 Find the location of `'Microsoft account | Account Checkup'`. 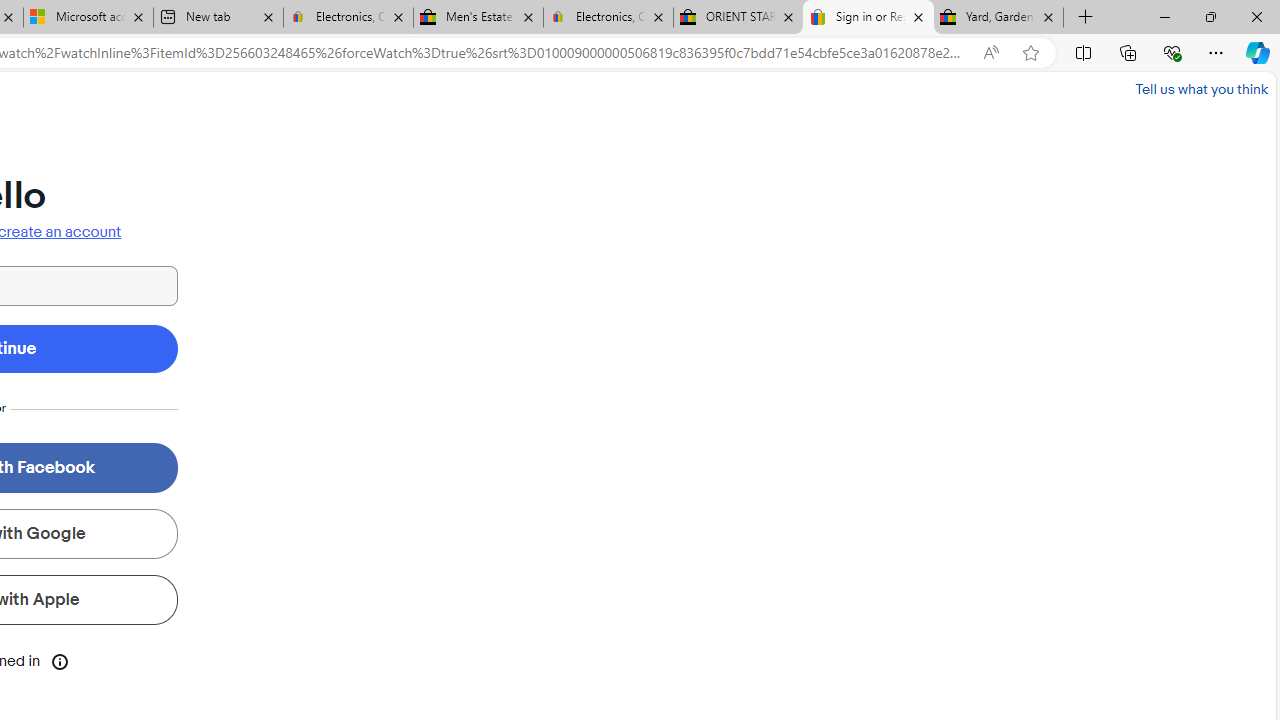

'Microsoft account | Account Checkup' is located at coordinates (87, 17).